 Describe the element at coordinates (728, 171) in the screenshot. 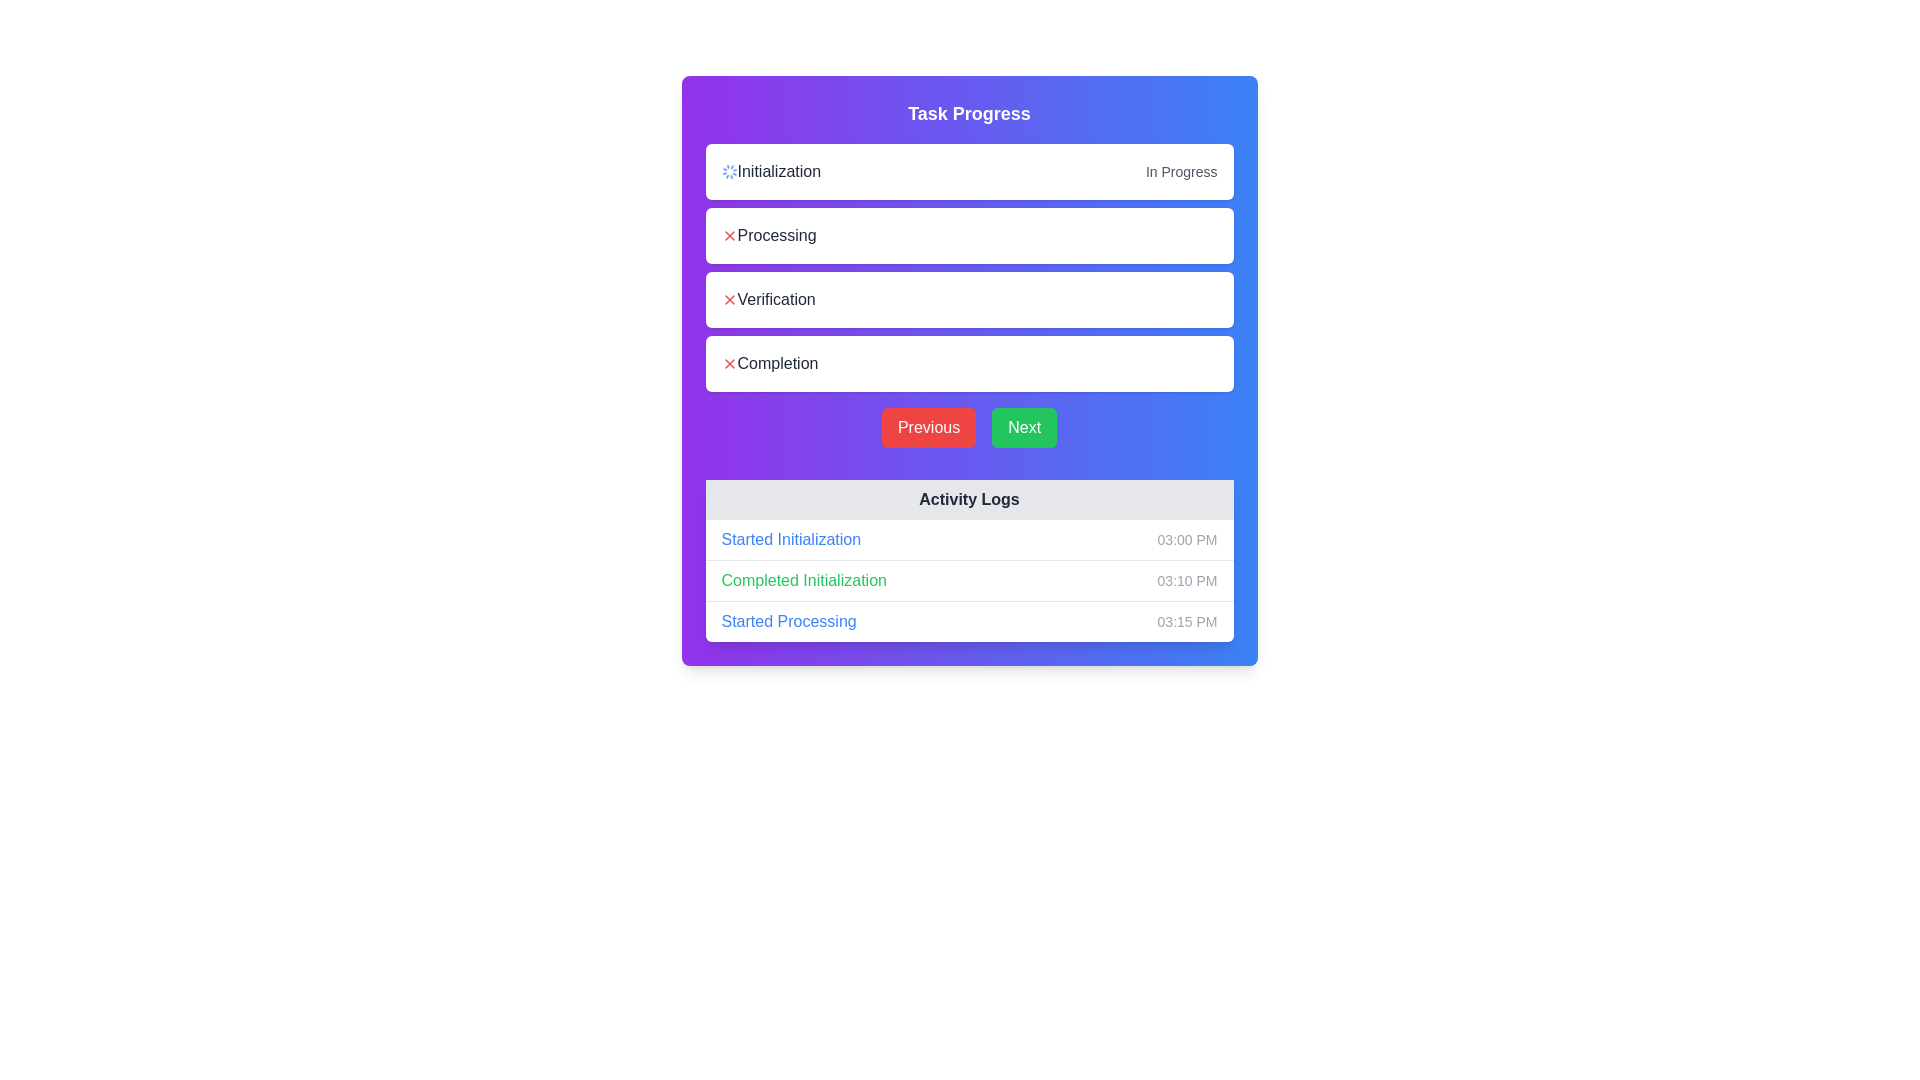

I see `Loading Indicator that visually represents the loading status for the 'Initialization' step, located under the 'Task Progress' label` at that location.